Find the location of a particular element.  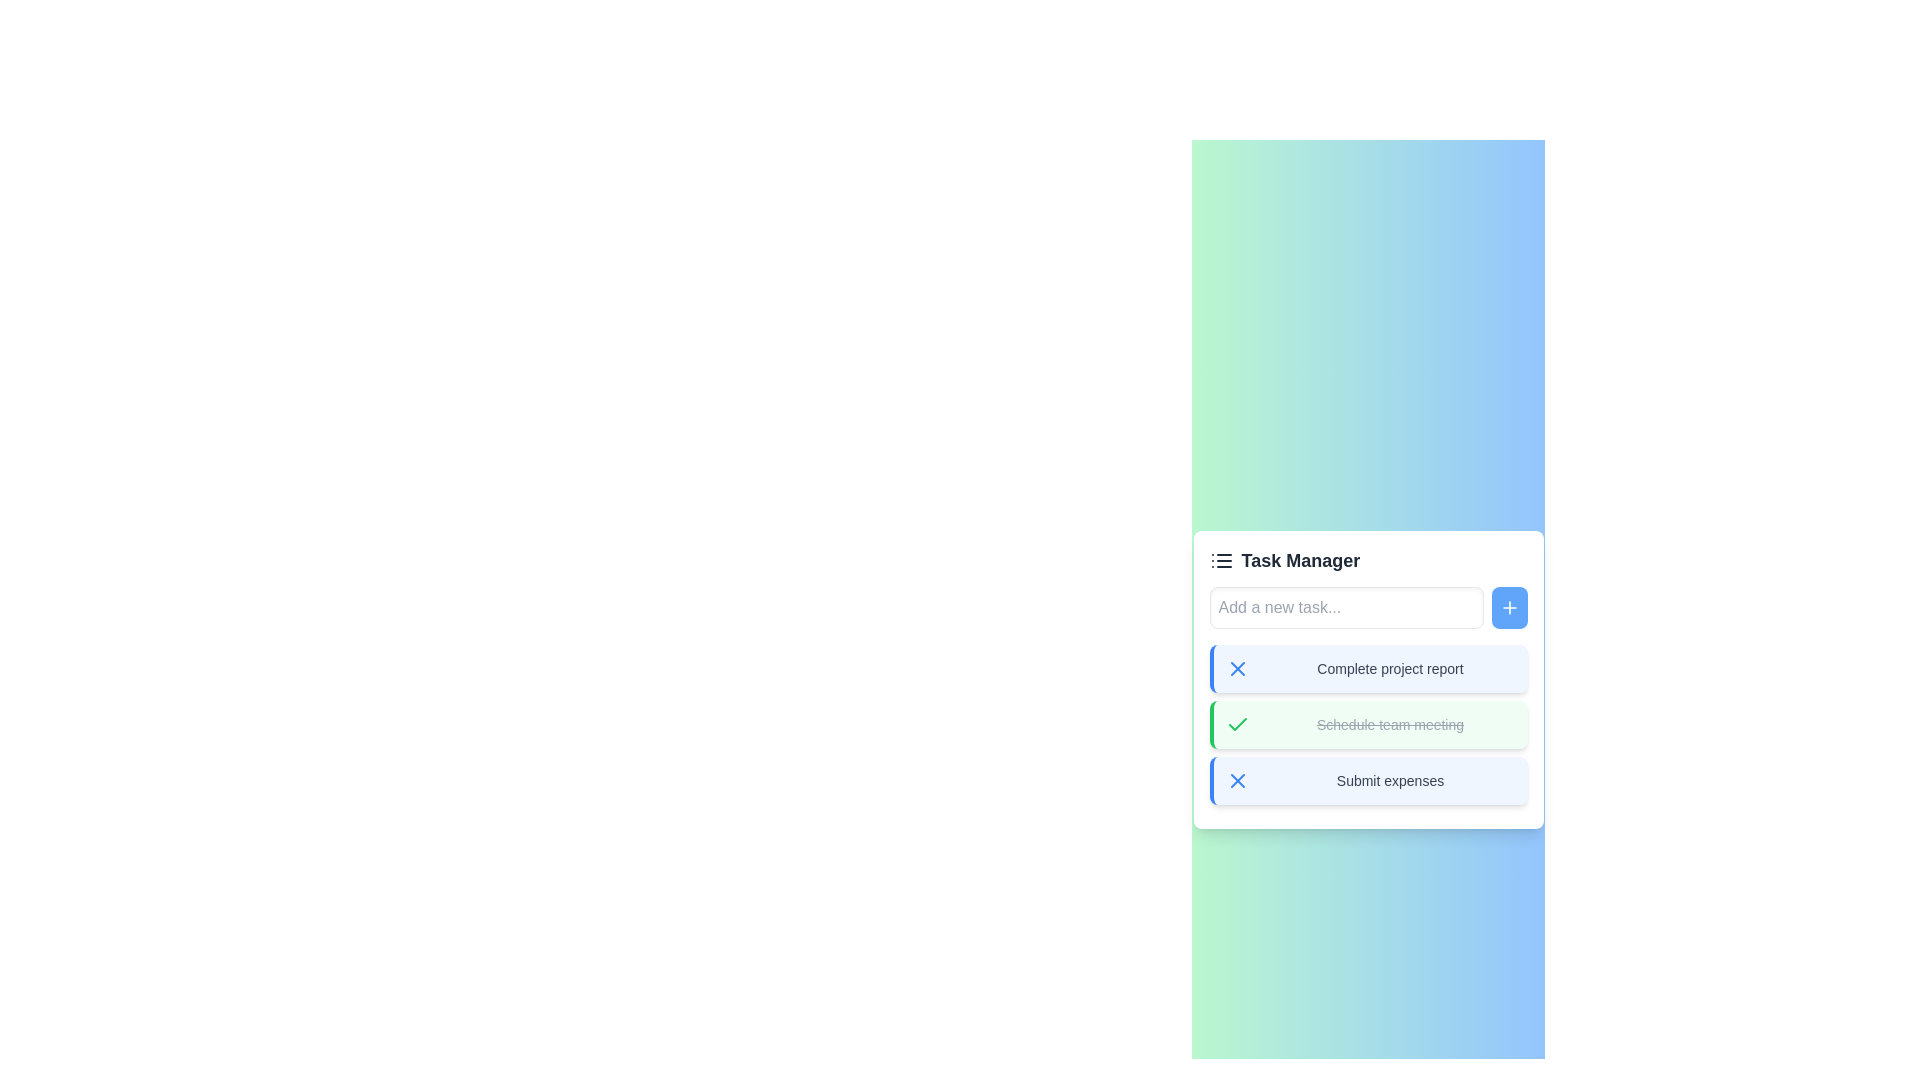

add button to add a new task is located at coordinates (1509, 607).